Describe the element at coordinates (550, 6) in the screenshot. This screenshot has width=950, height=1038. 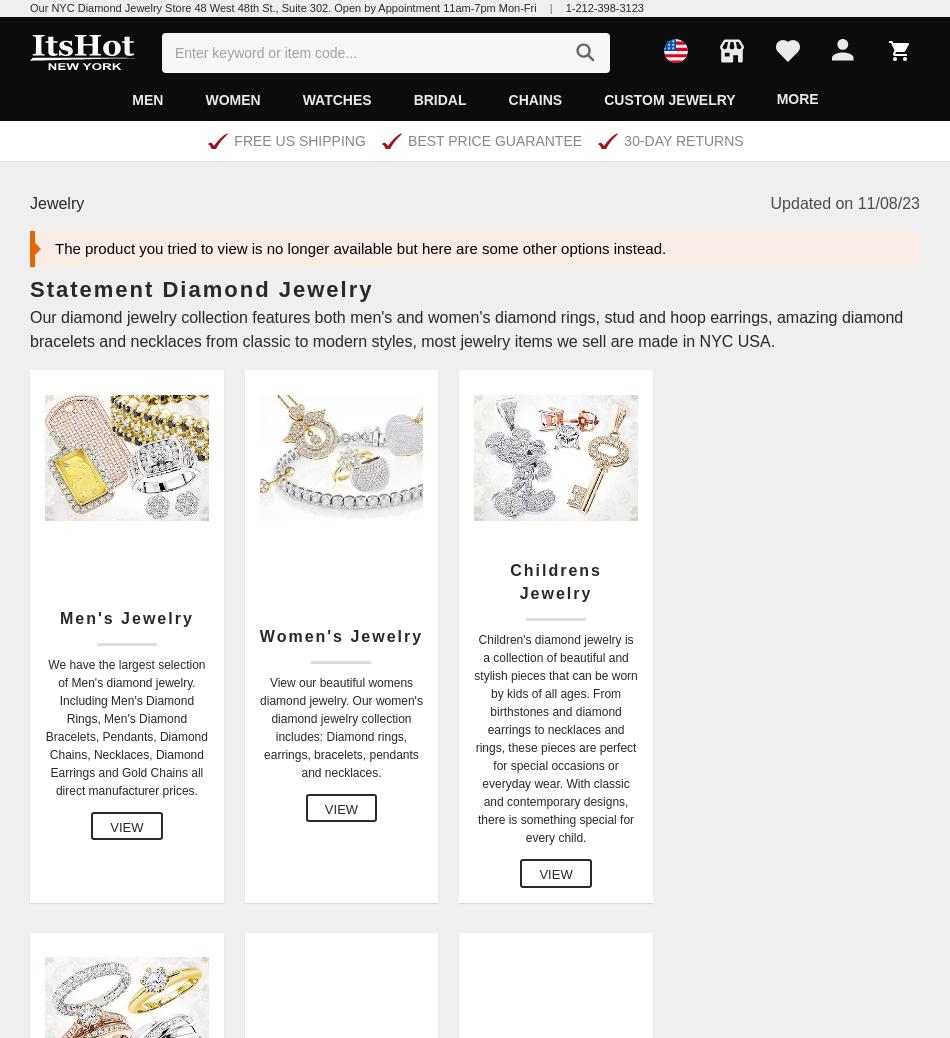
I see `'|'` at that location.